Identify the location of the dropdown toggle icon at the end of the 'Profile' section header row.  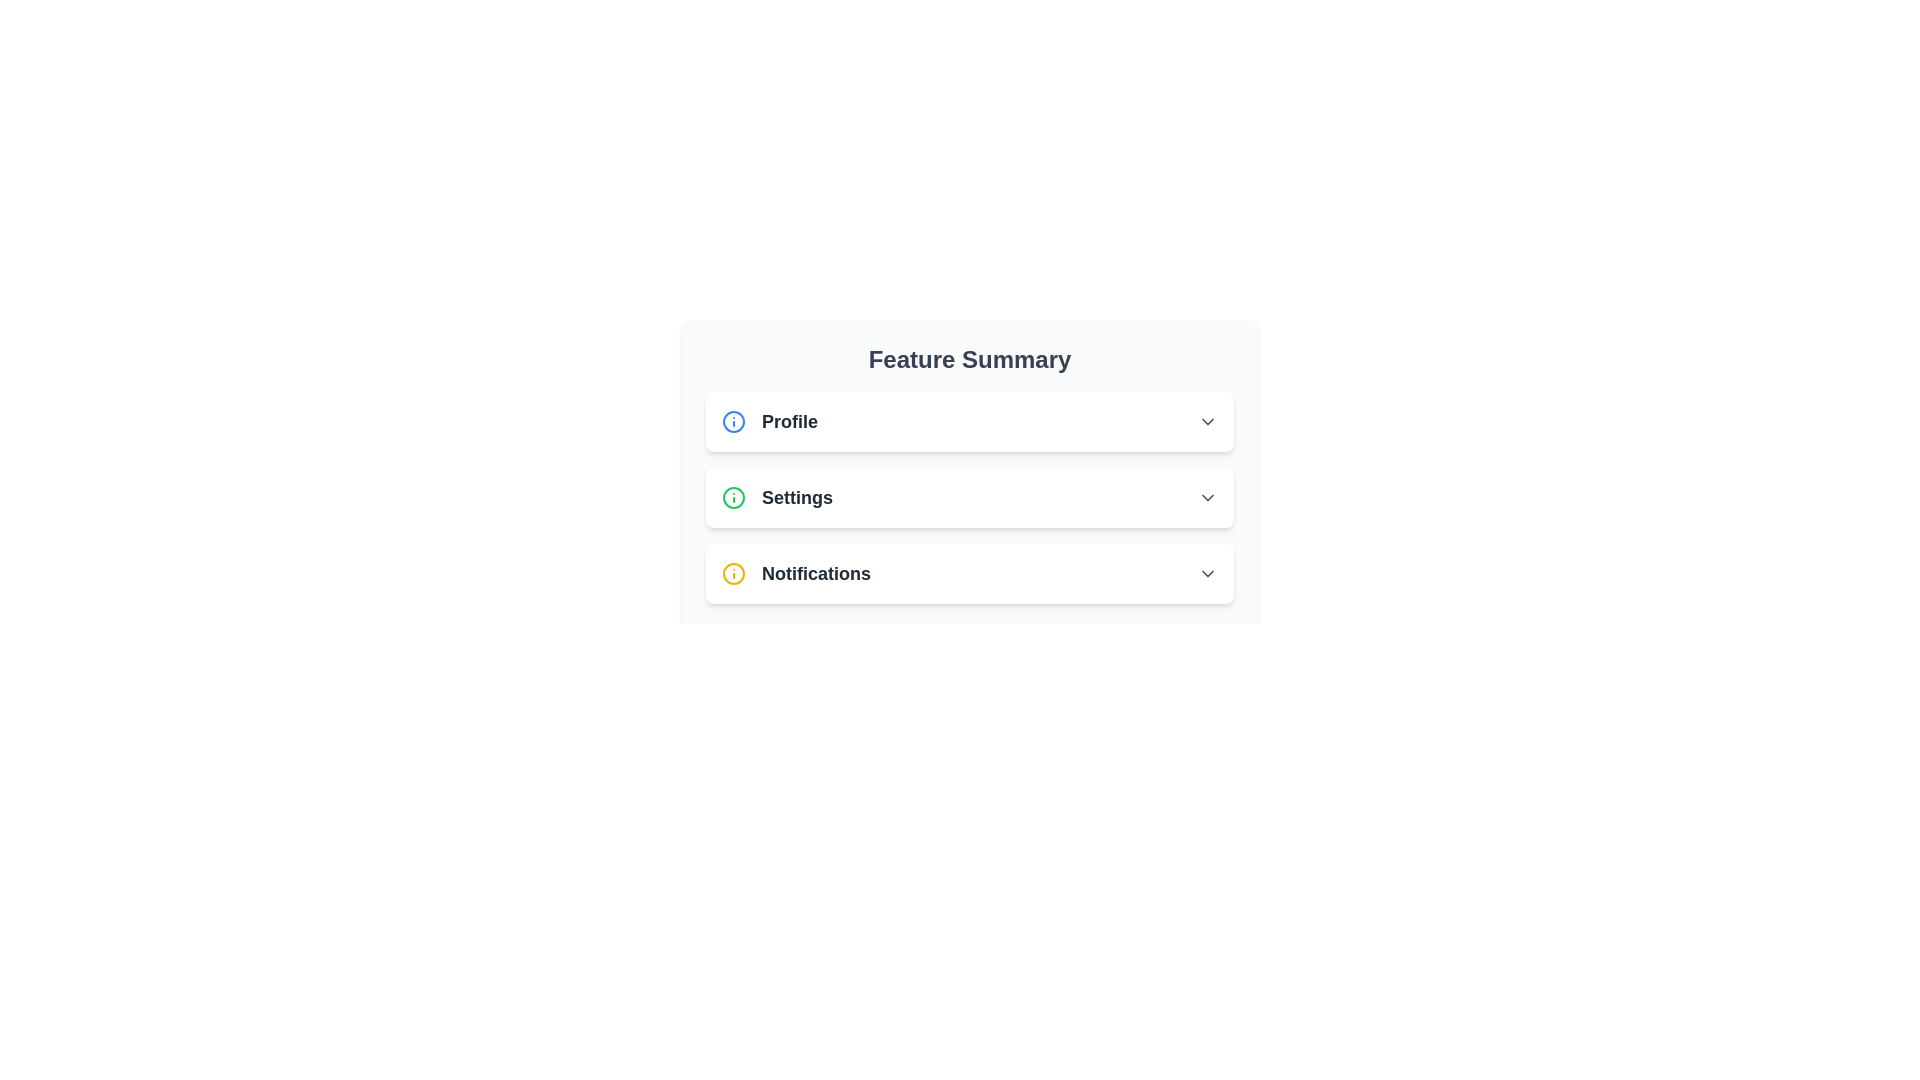
(1207, 420).